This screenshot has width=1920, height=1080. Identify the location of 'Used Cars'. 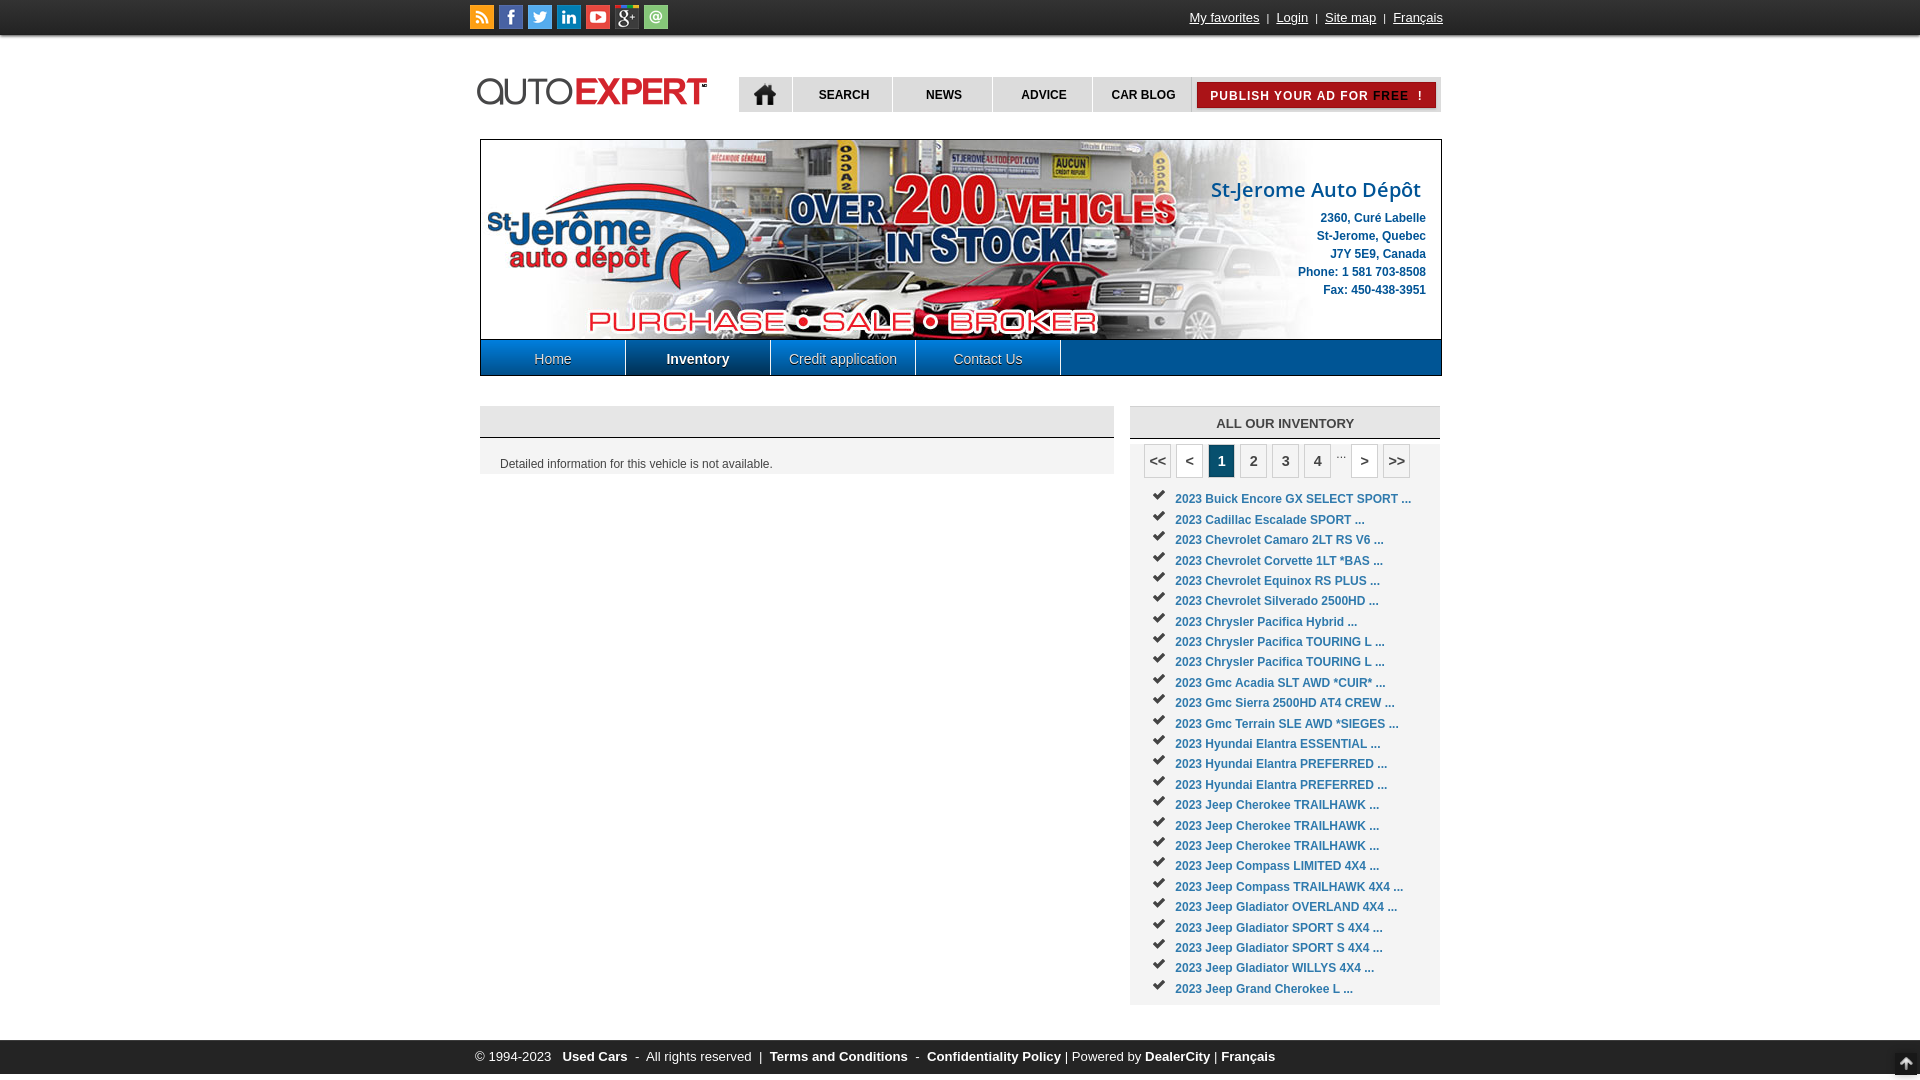
(593, 1055).